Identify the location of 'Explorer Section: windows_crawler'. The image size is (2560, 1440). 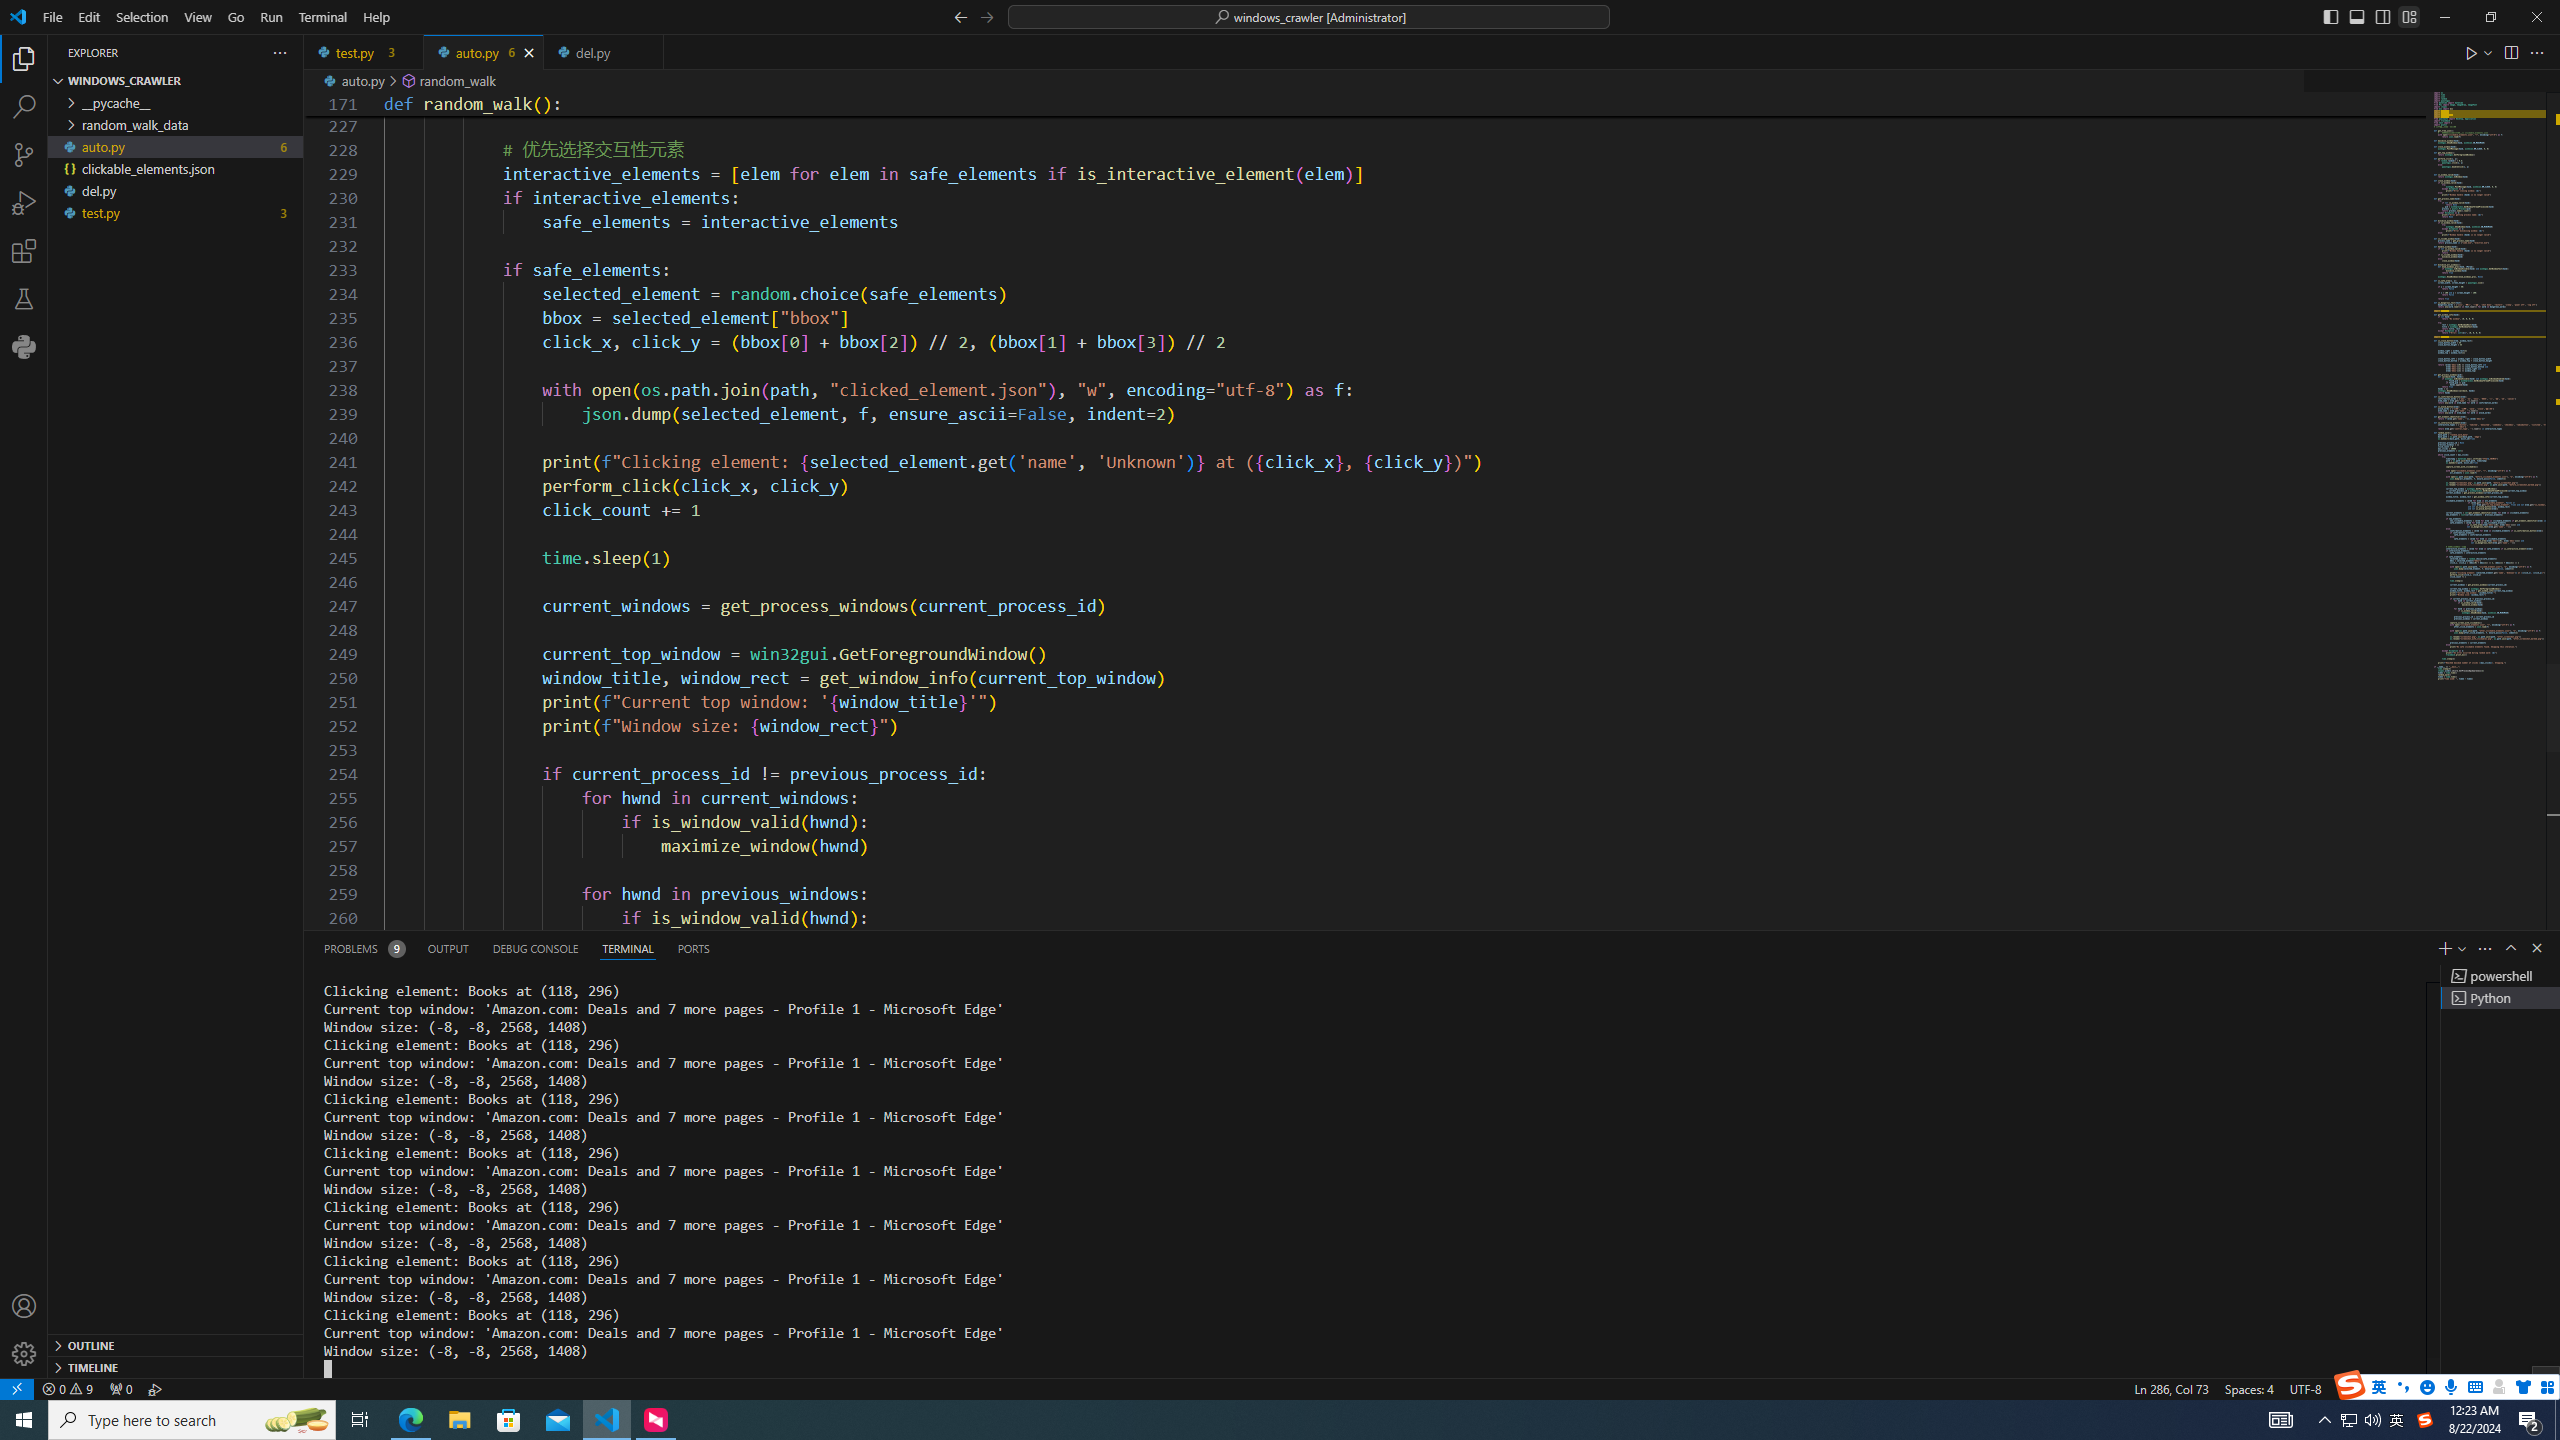
(175, 80).